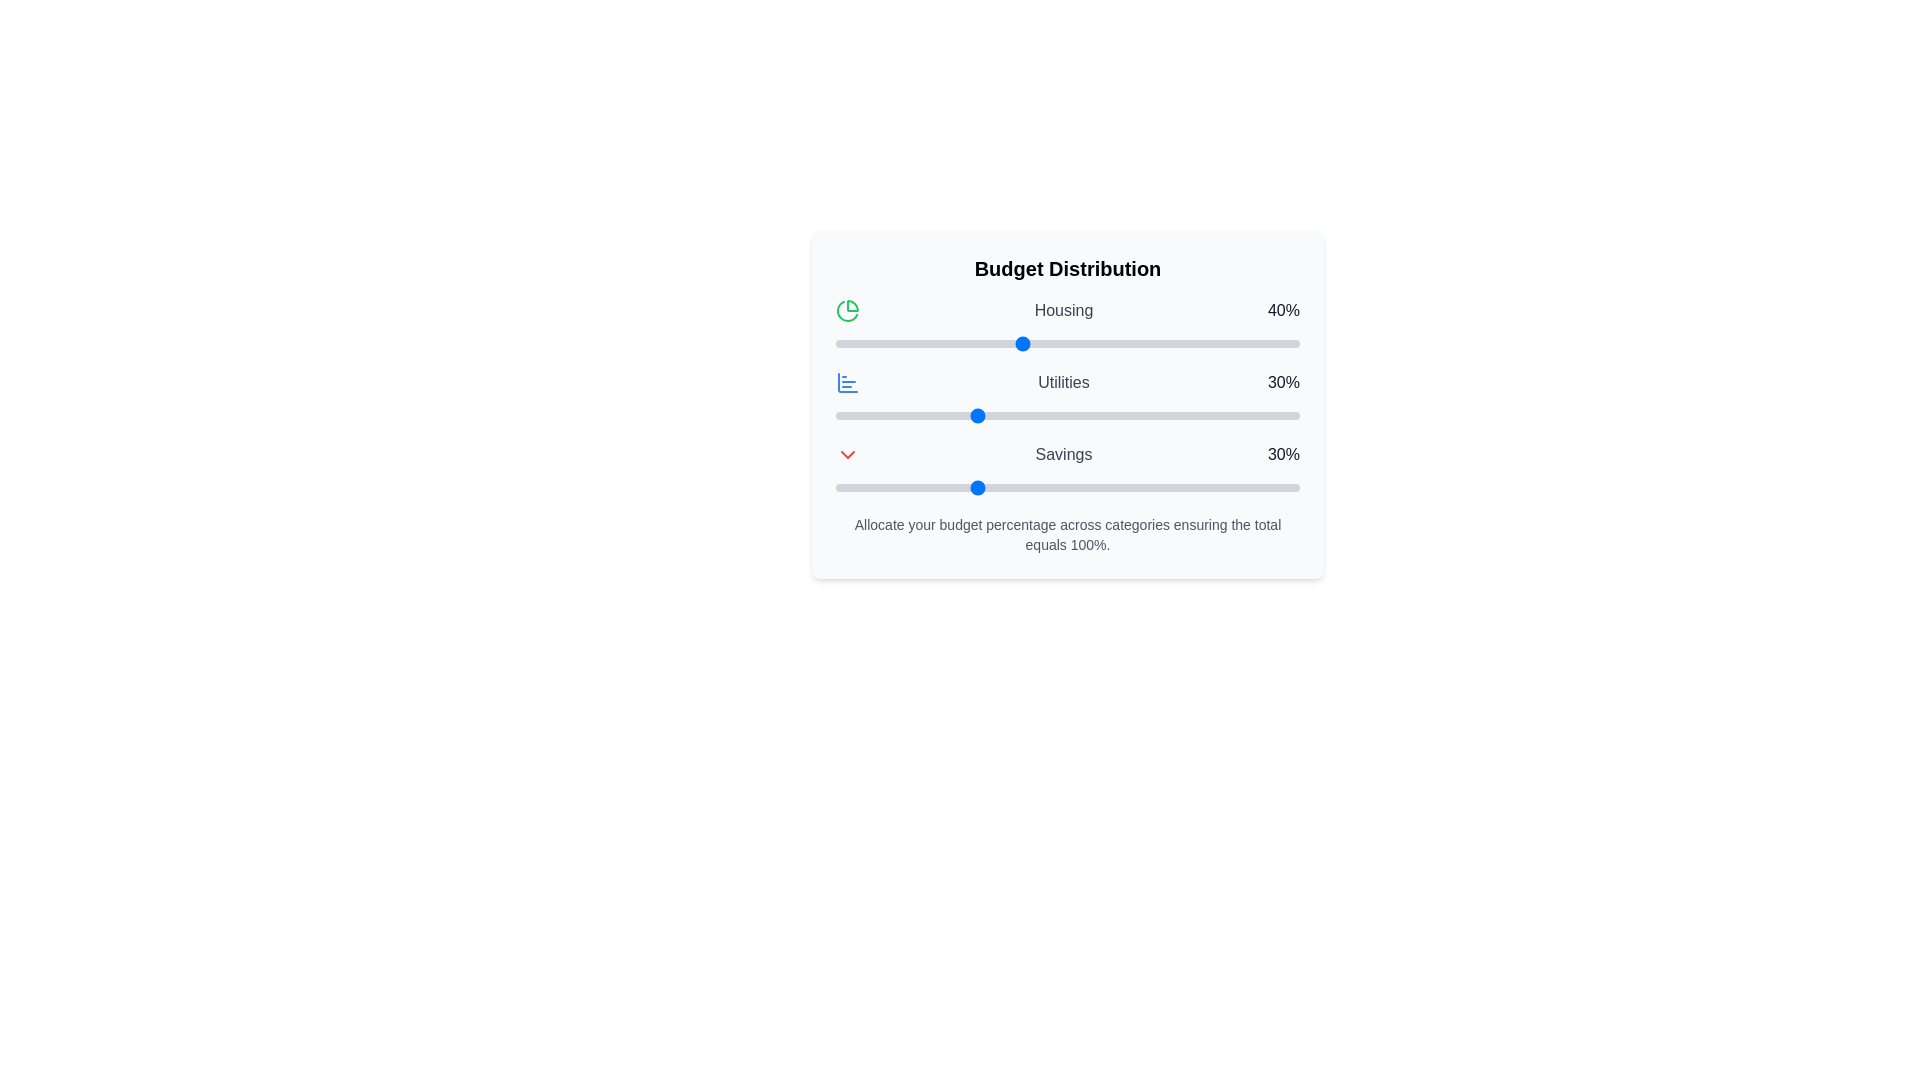  Describe the element at coordinates (1085, 342) in the screenshot. I see `housing budget` at that location.